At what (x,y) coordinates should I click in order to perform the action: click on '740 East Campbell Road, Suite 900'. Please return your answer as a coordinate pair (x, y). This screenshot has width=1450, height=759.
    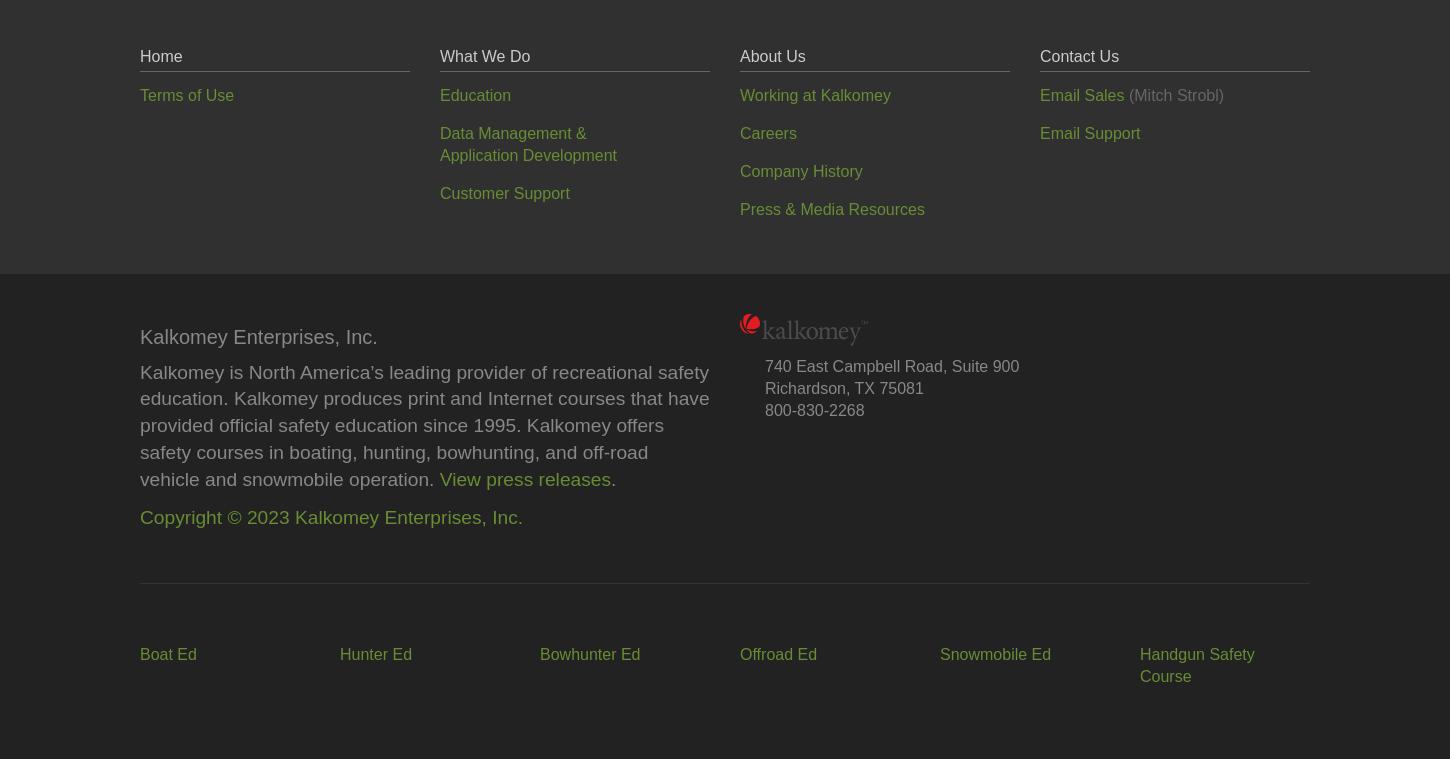
    Looking at the image, I should click on (765, 364).